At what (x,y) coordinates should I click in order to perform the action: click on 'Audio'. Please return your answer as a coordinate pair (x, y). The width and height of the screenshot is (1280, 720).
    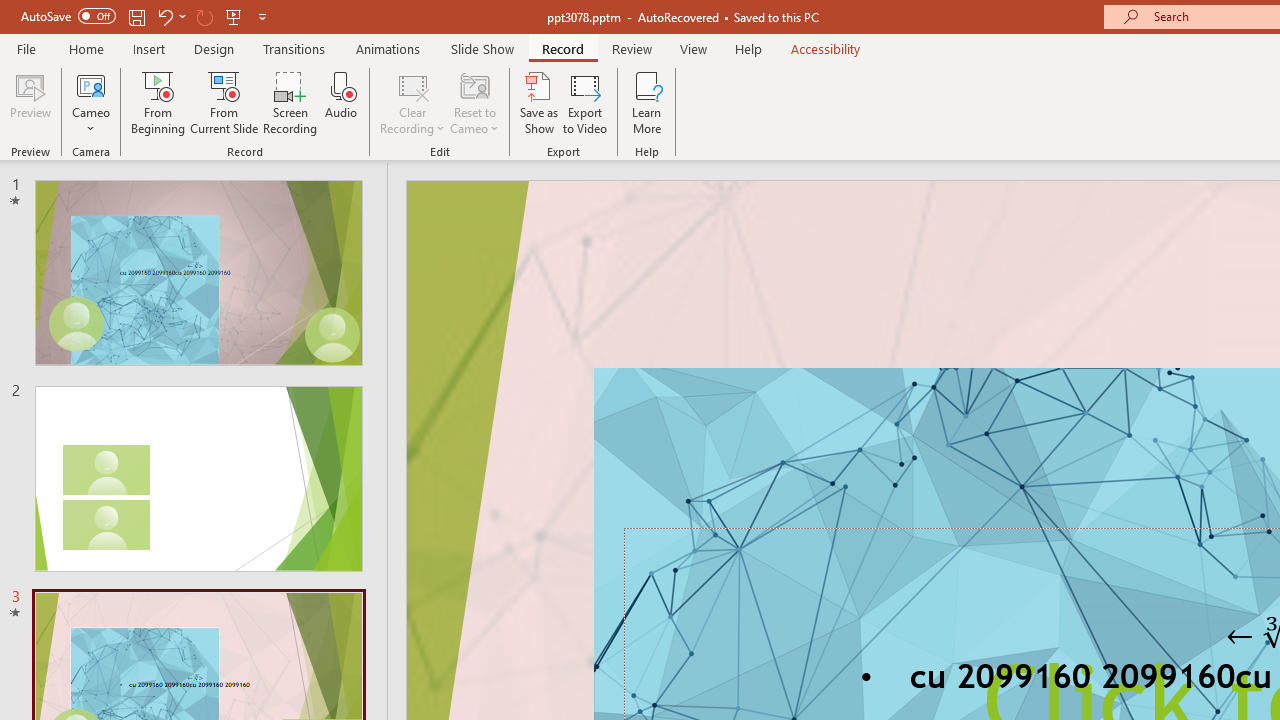
    Looking at the image, I should click on (341, 103).